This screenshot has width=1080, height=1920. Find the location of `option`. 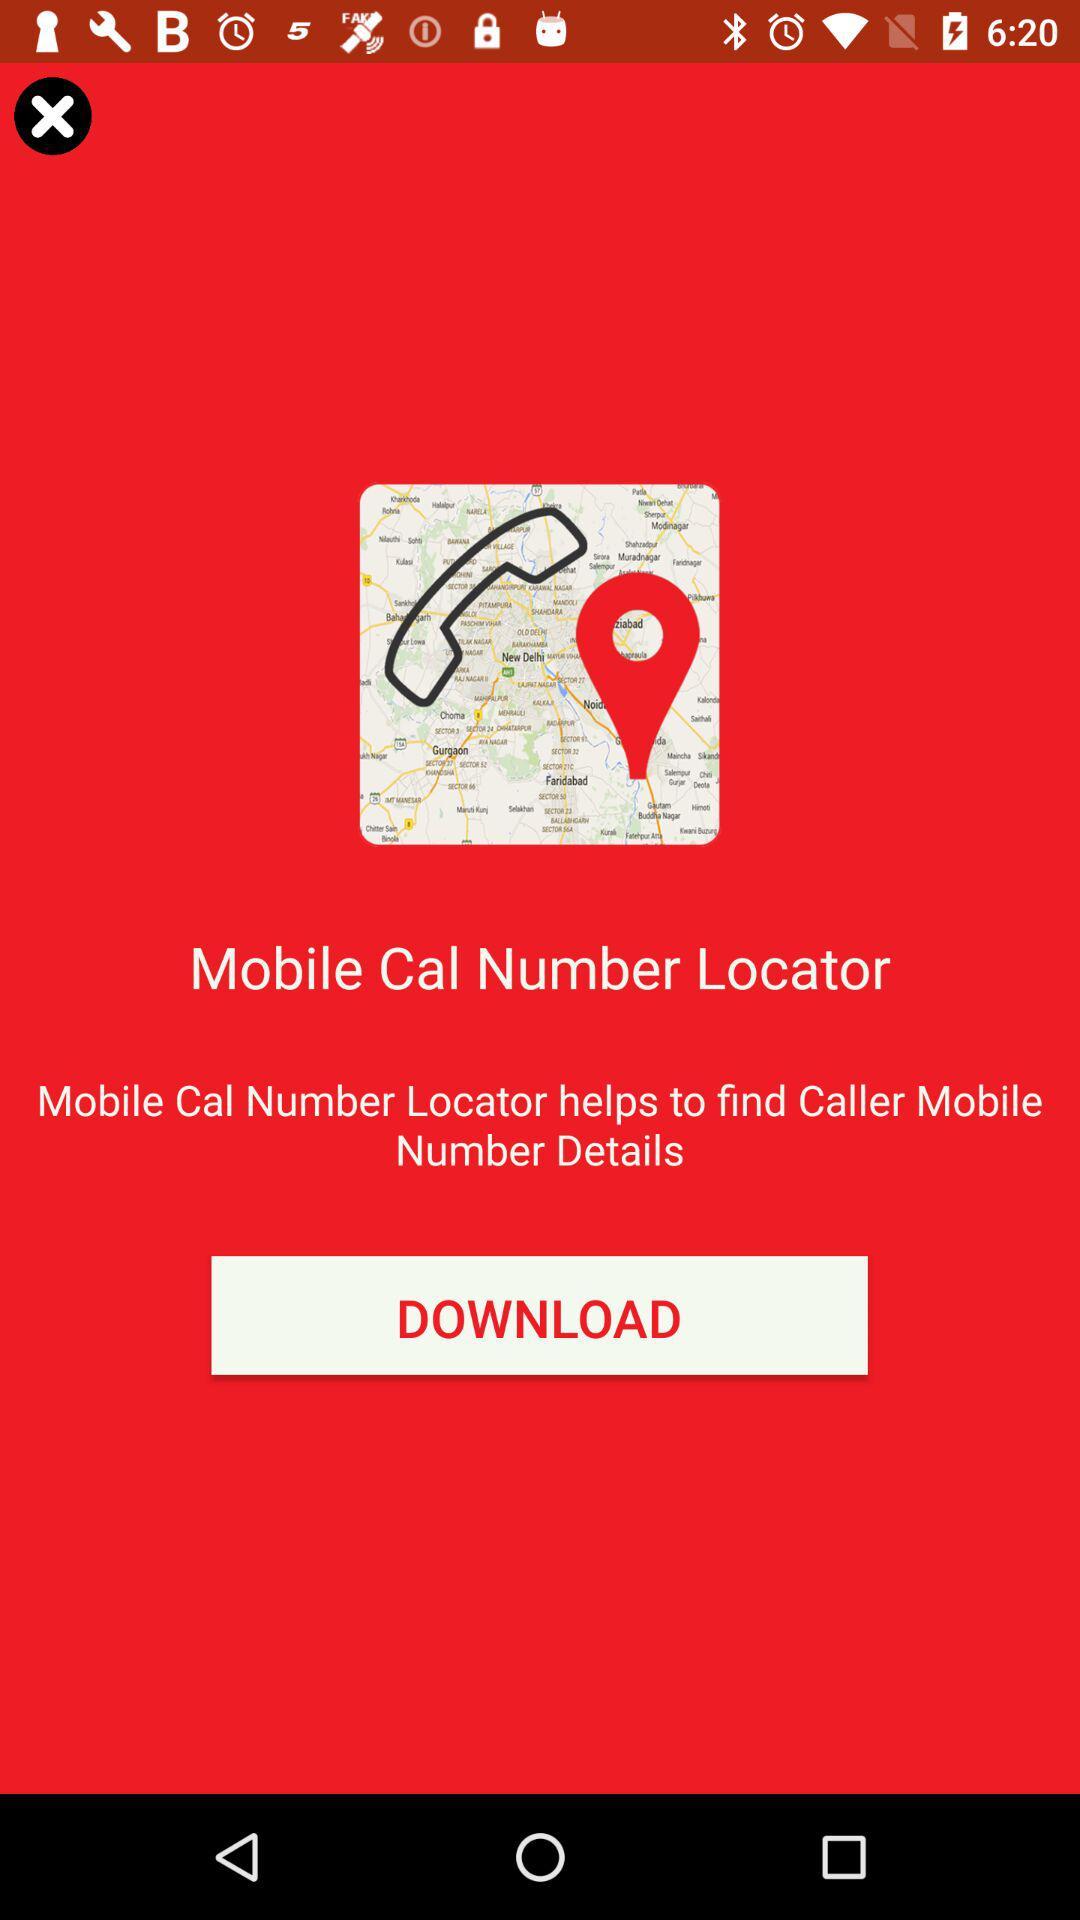

option is located at coordinates (51, 114).